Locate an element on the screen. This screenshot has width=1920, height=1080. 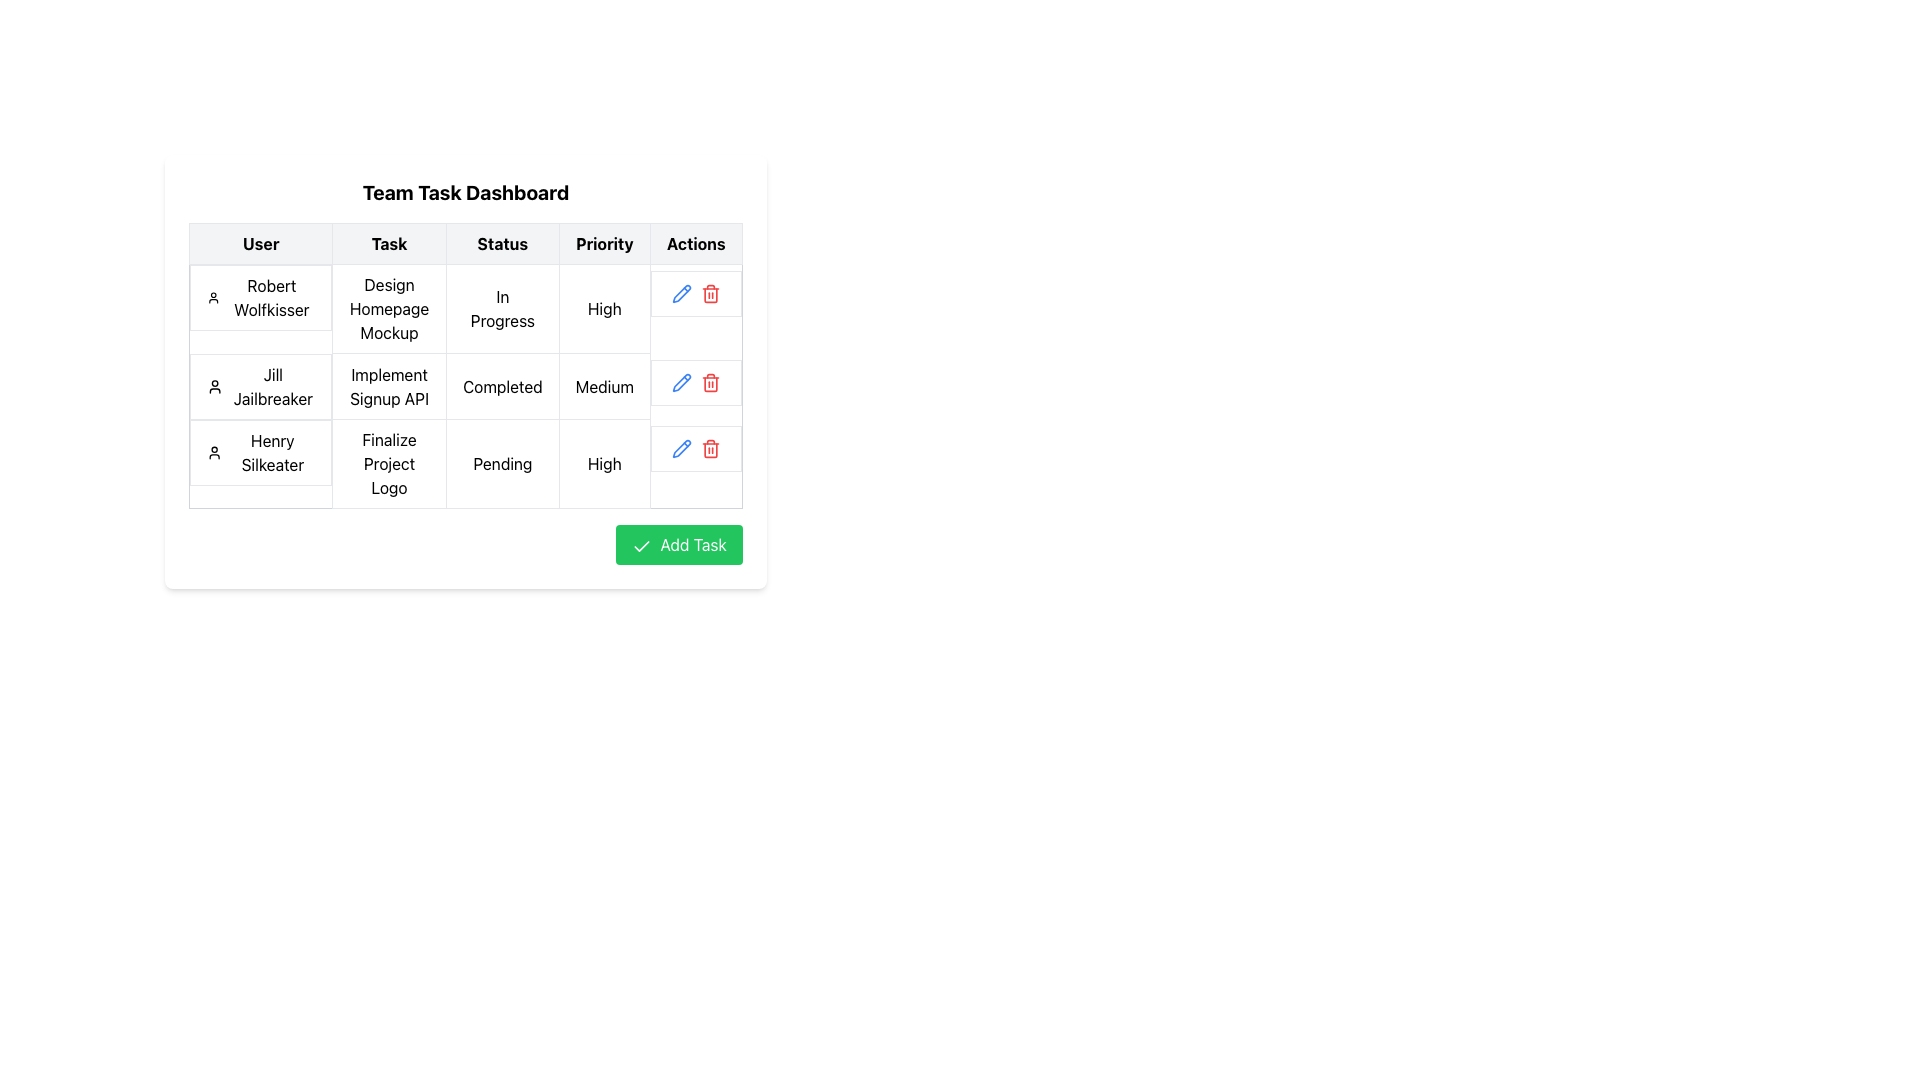
the Text Display element that shows the task name in the second column of the task management table, located between the 'Robert Wolfkisser' and 'In Progress' cells in the first row is located at coordinates (389, 308).